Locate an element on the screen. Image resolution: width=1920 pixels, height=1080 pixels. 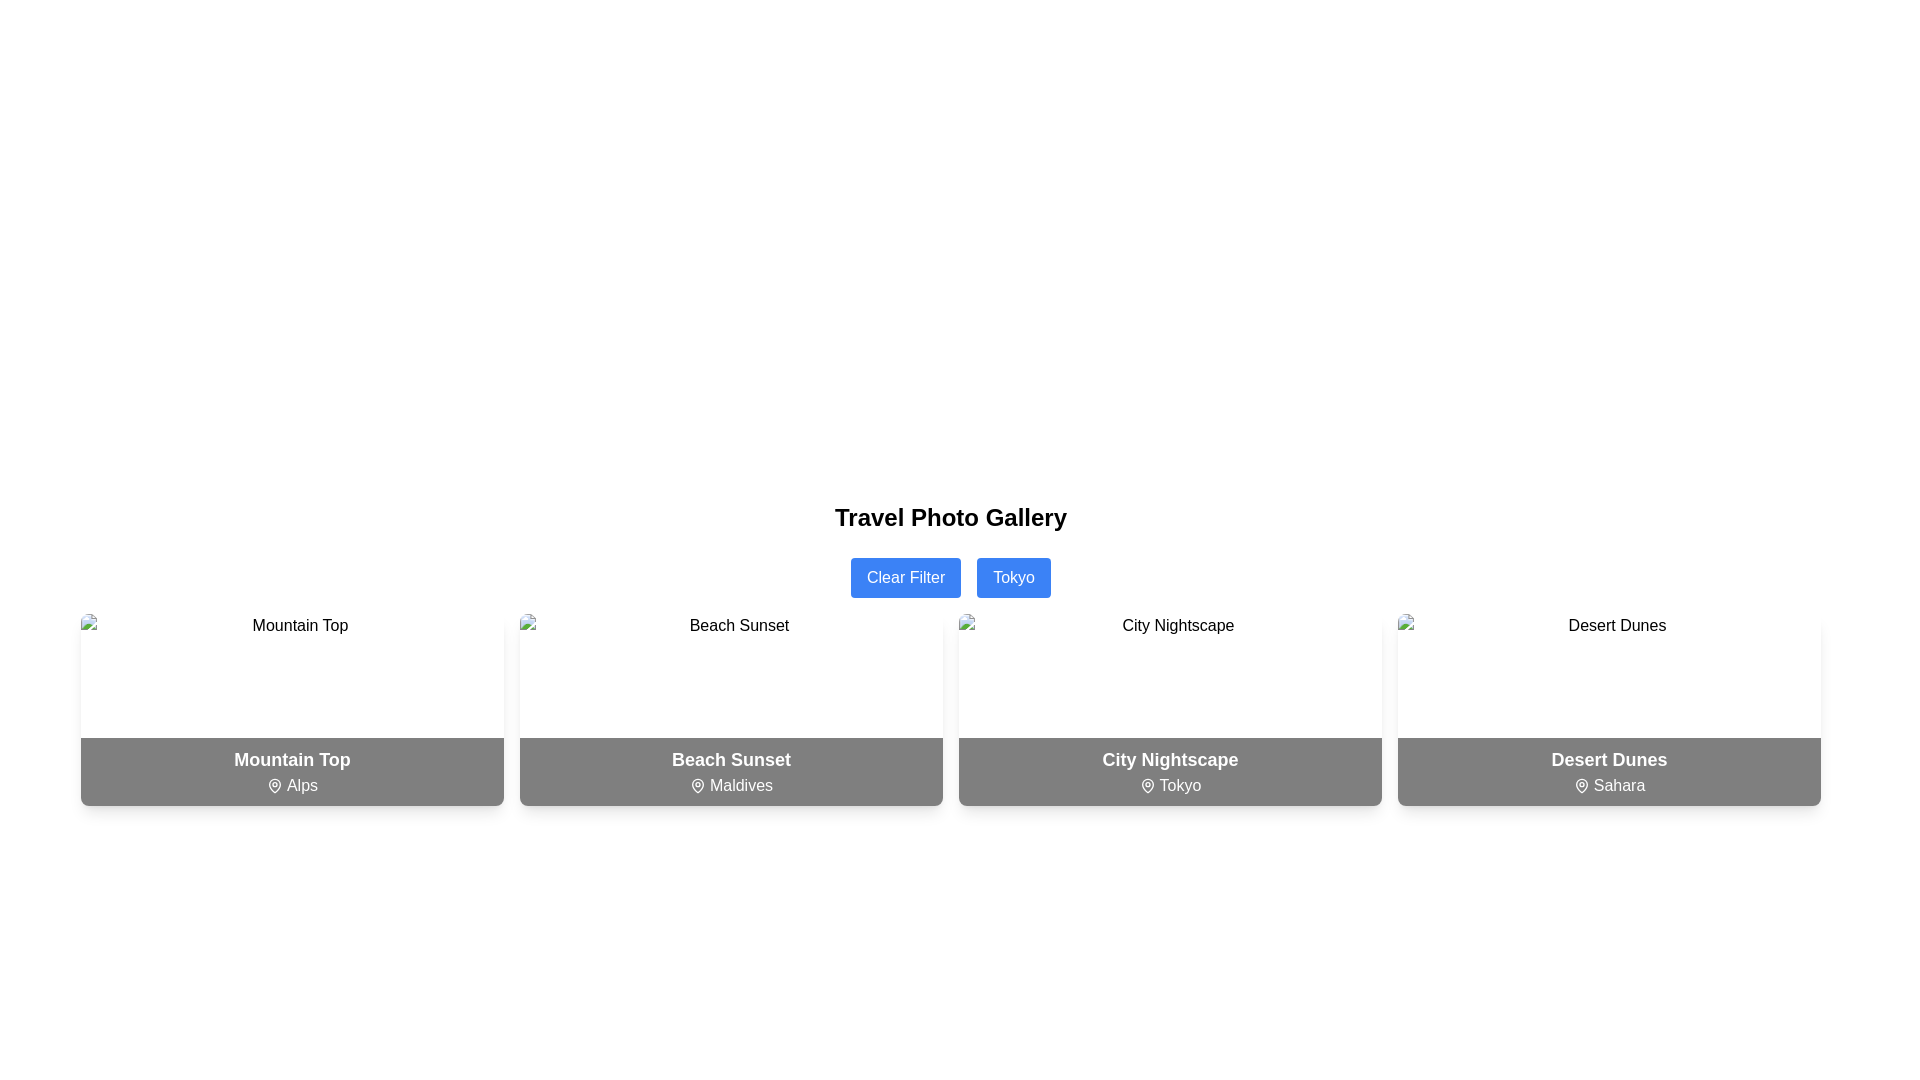
the travel destination card, which is the third card in the grid layout, positioned between 'Beach Sunset' and 'Desert Dunes', for selection or interaction is located at coordinates (1170, 708).